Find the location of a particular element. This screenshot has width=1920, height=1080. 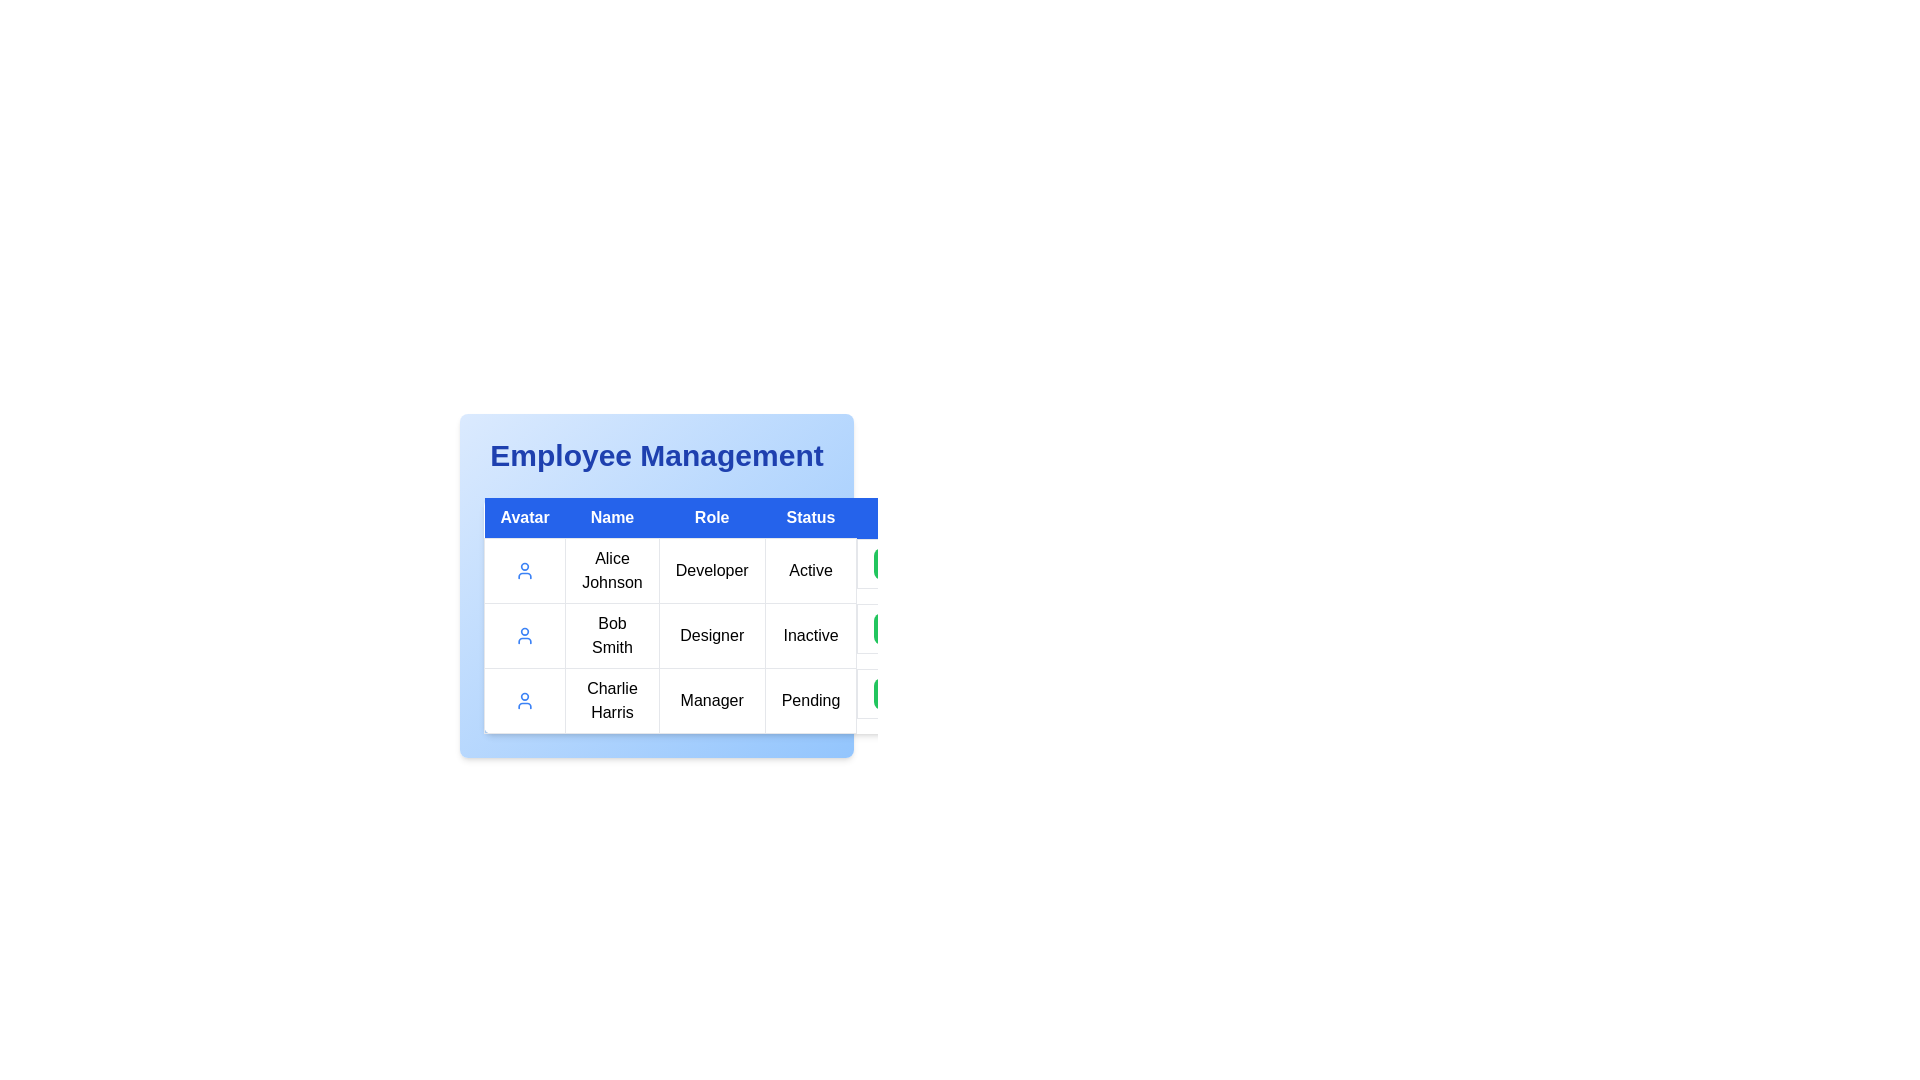

the 'Role' text label in the table header, which is a blue rectangular element with white bold text, positioned between the 'Name' and 'Status' columns is located at coordinates (712, 517).